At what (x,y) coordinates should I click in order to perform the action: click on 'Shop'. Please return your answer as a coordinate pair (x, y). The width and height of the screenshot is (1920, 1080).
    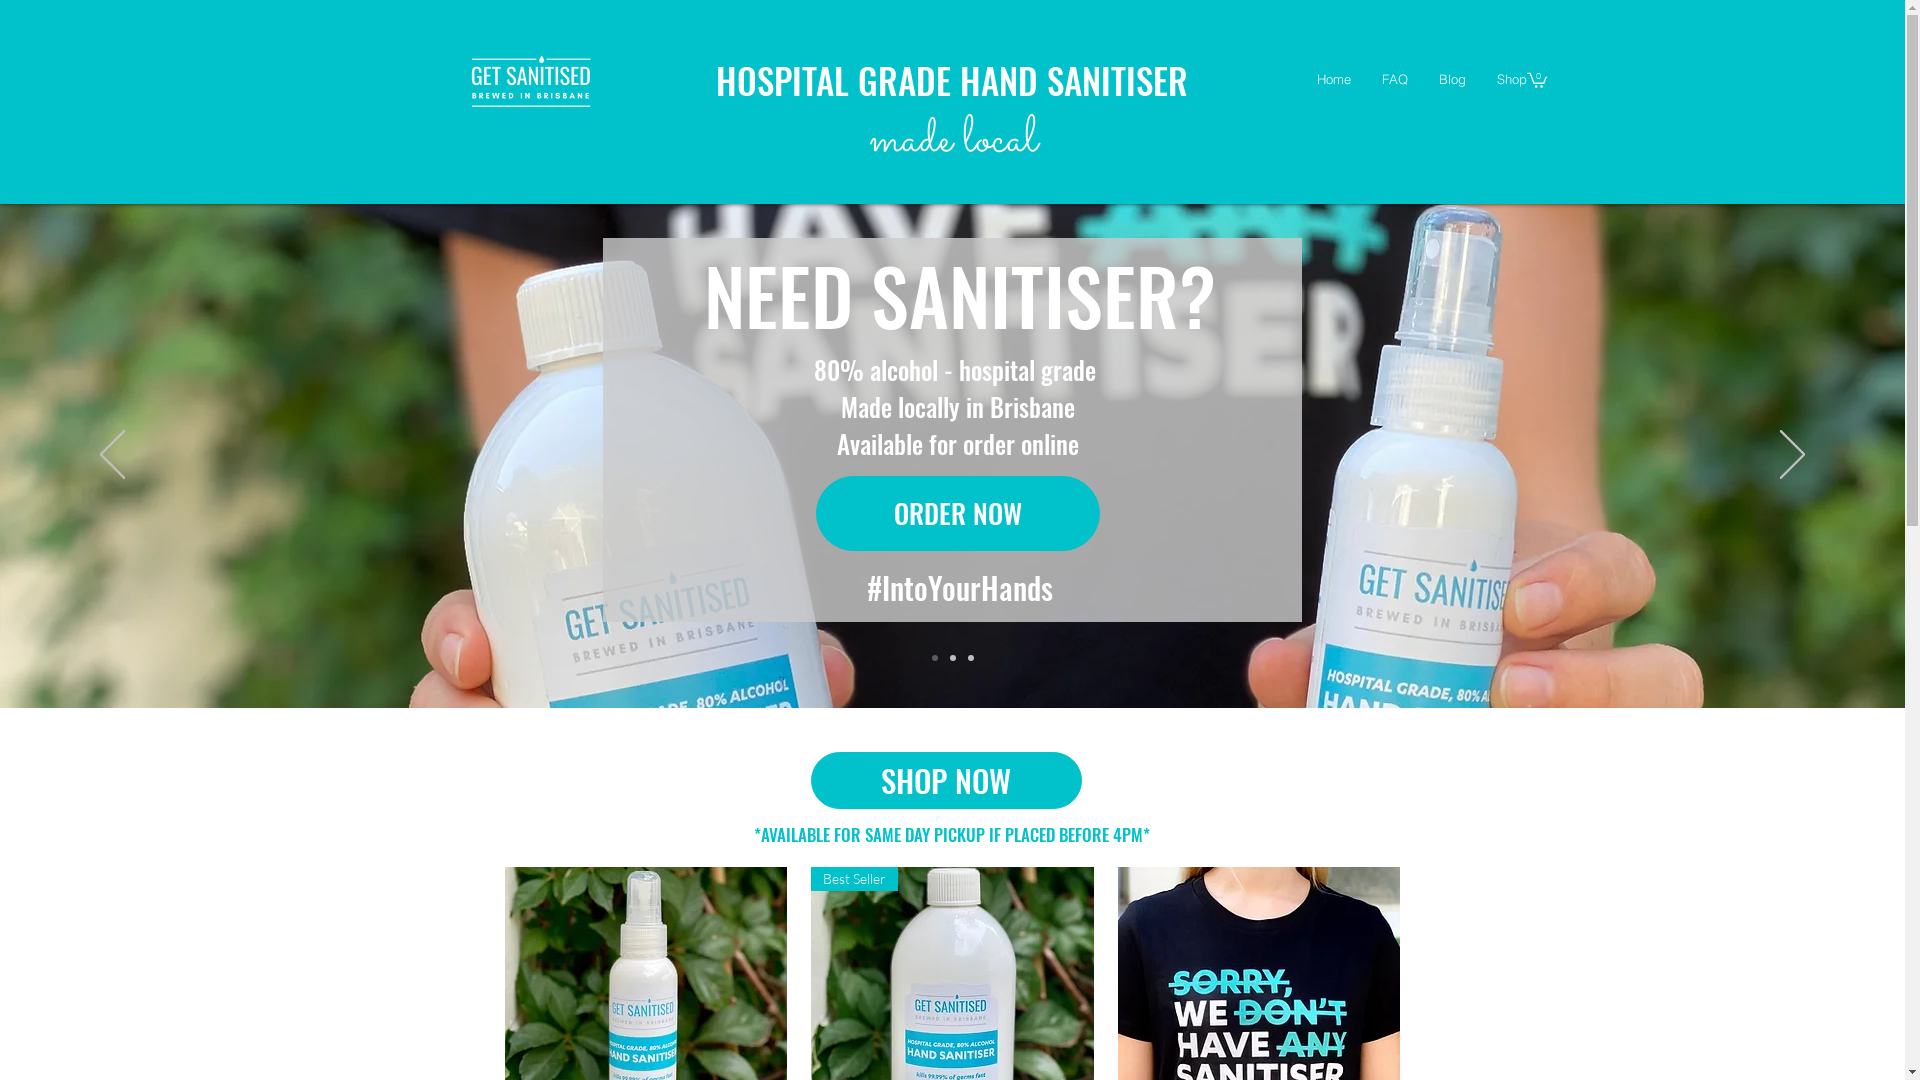
    Looking at the image, I should click on (1510, 78).